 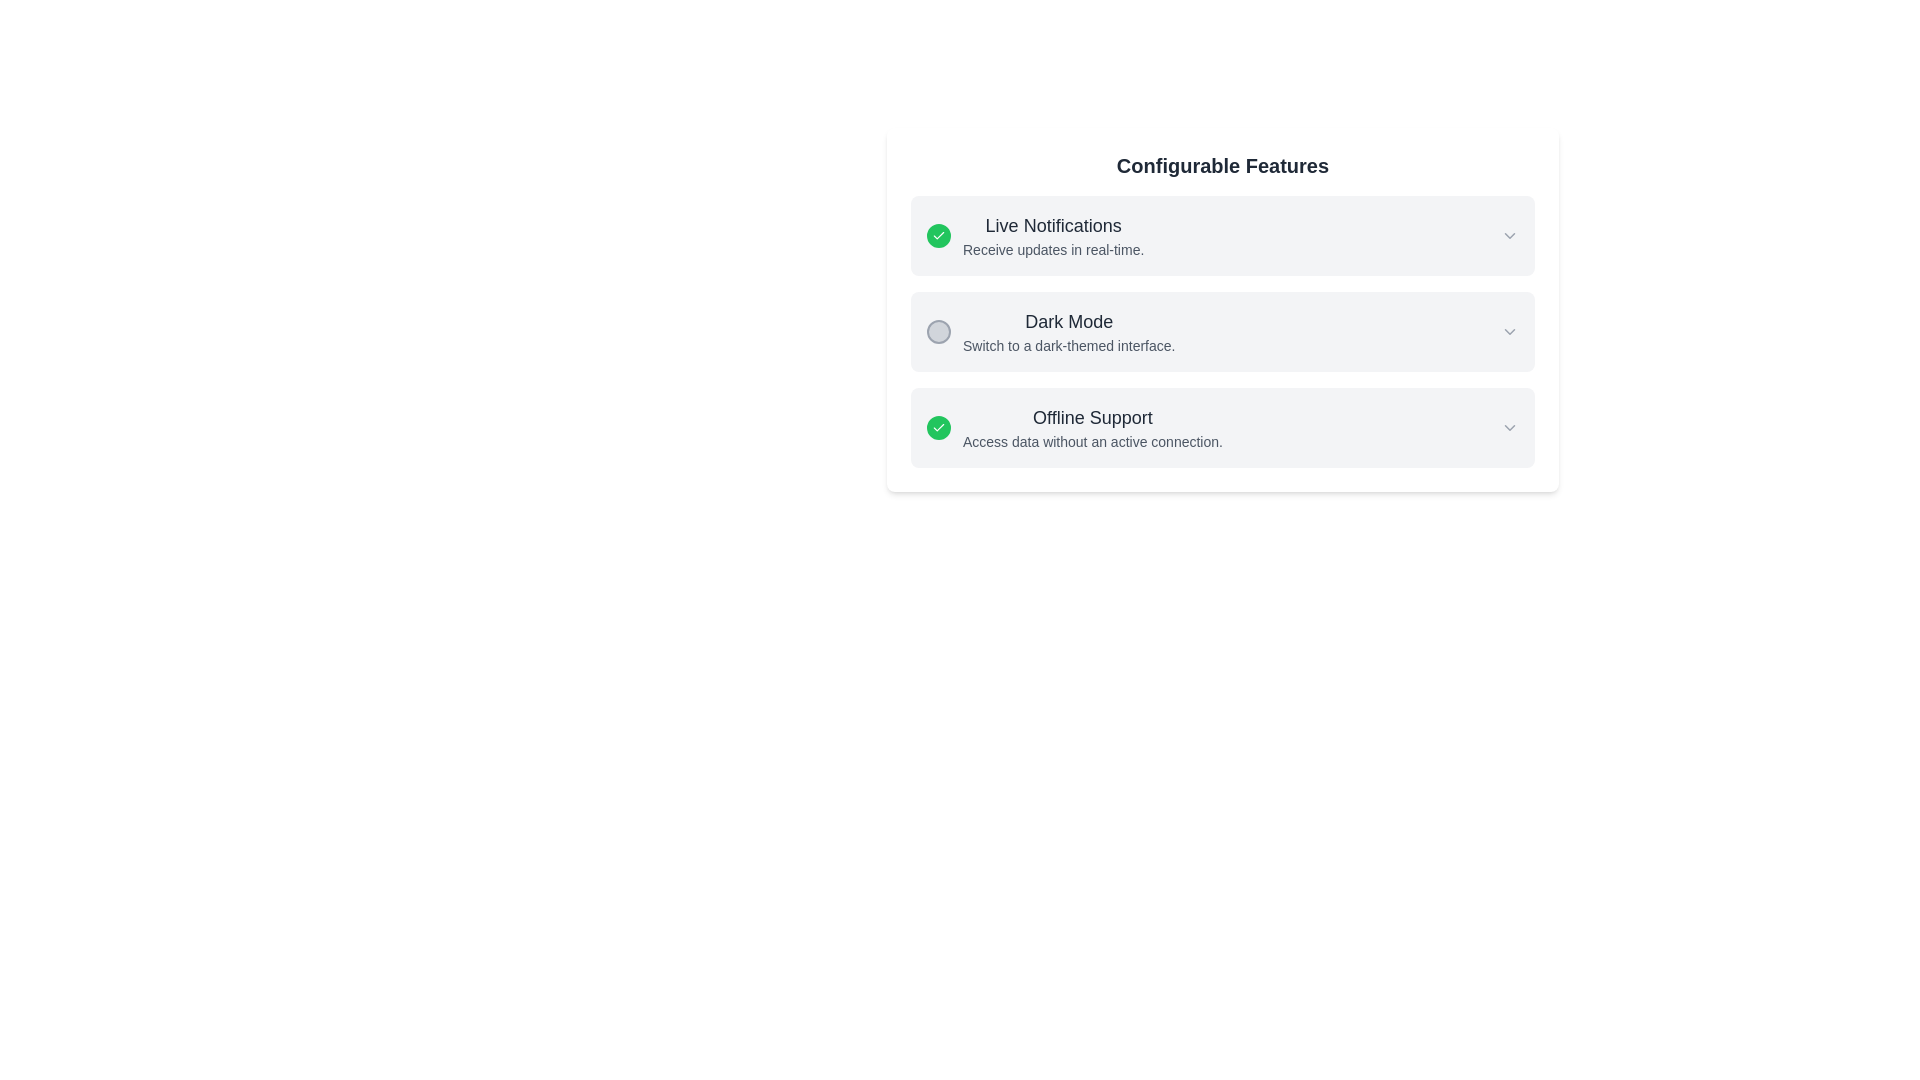 What do you see at coordinates (1092, 427) in the screenshot?
I see `the title of the 'Offline Support' feature information block to focus on it` at bounding box center [1092, 427].